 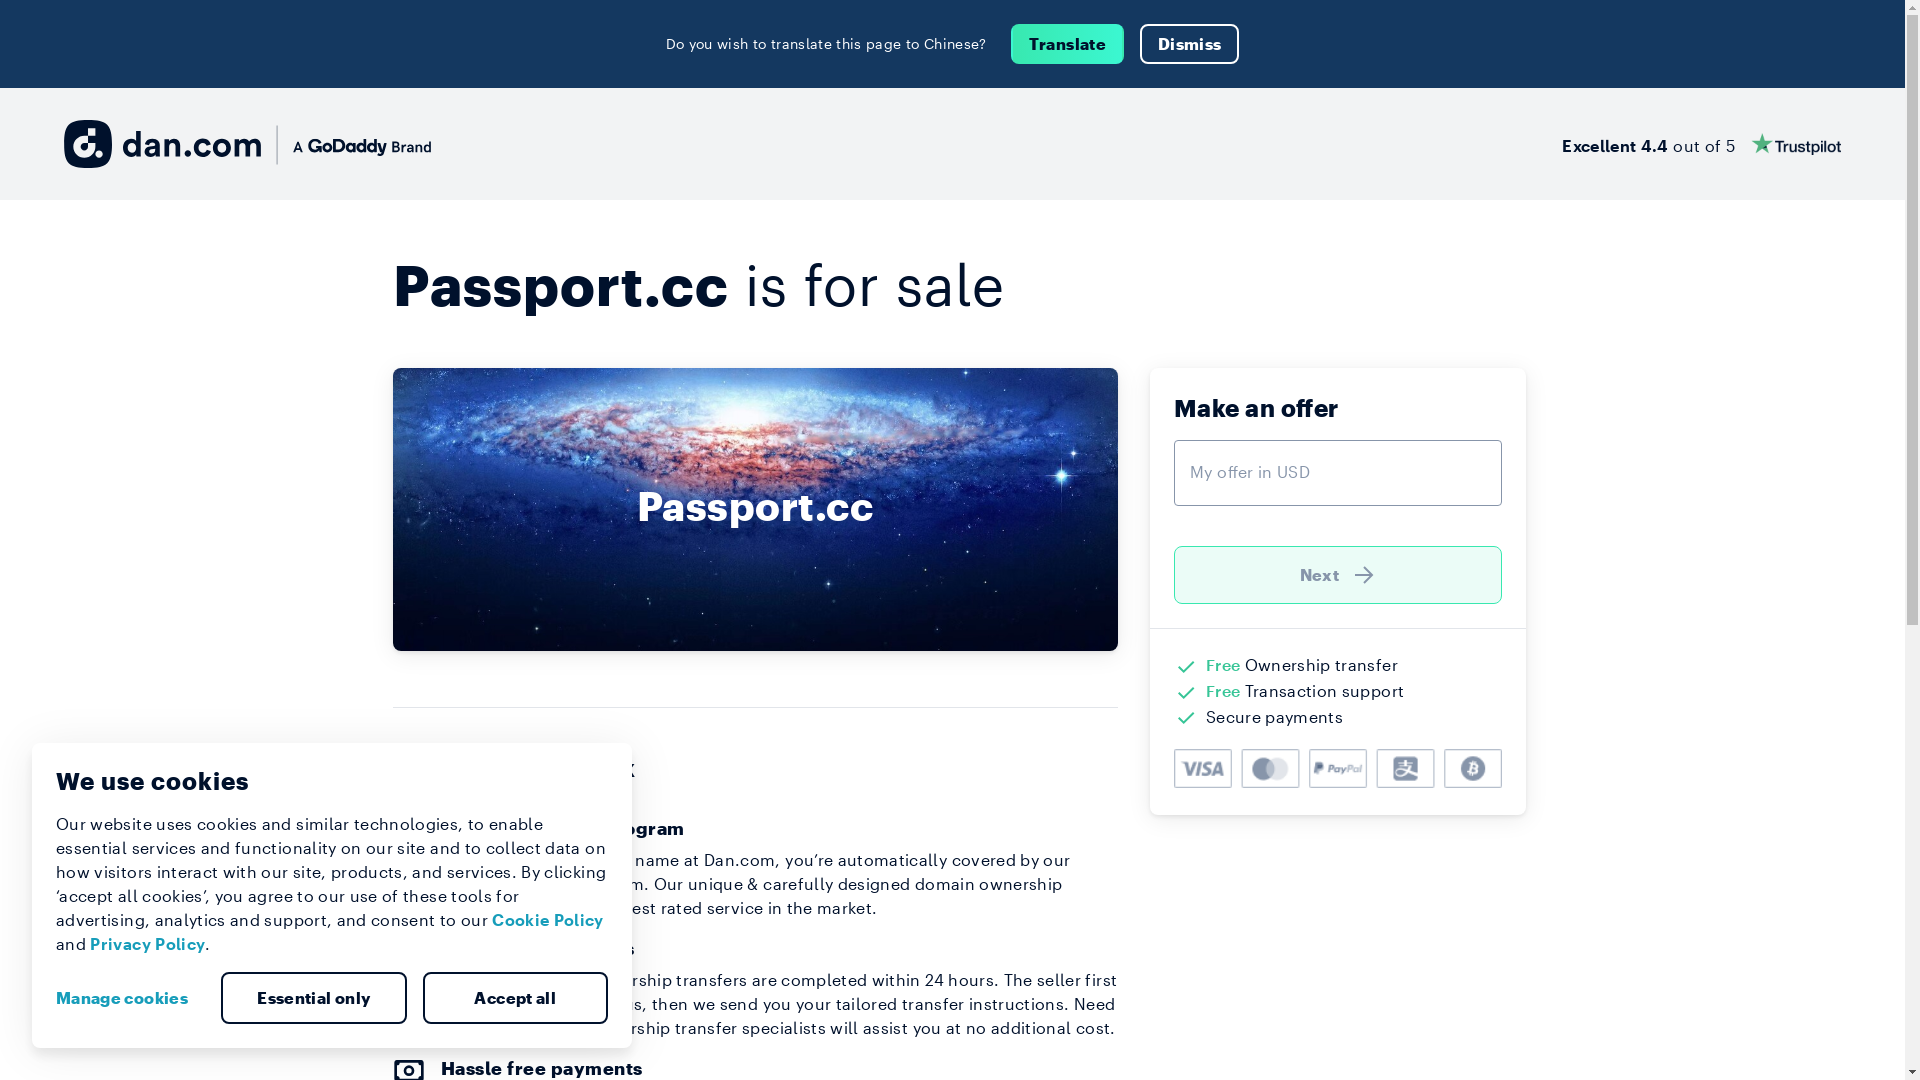 What do you see at coordinates (1140, 43) in the screenshot?
I see `'Dismiss'` at bounding box center [1140, 43].